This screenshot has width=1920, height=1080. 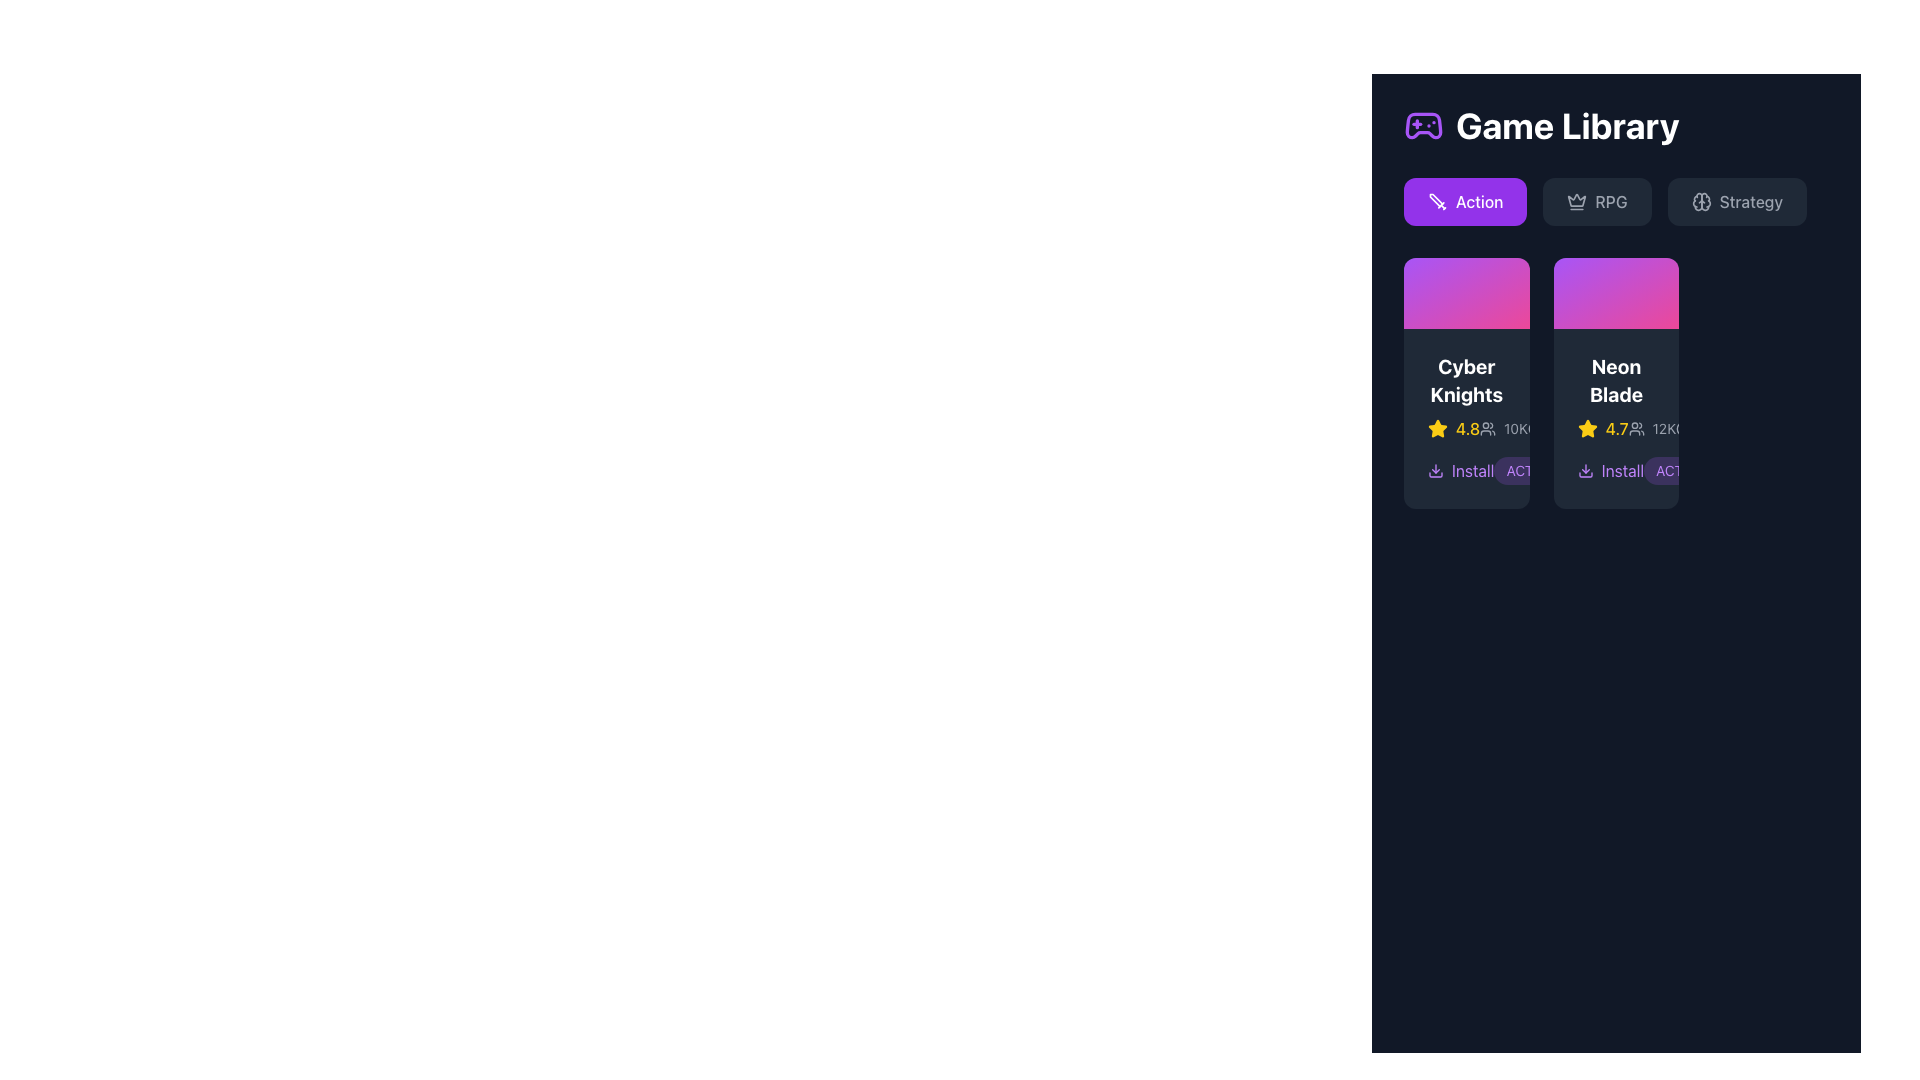 What do you see at coordinates (1616, 380) in the screenshot?
I see `the static text label that identifies the game 'Neon Blade', positioned below the game's thumbnail image in the second game card of the display grid` at bounding box center [1616, 380].